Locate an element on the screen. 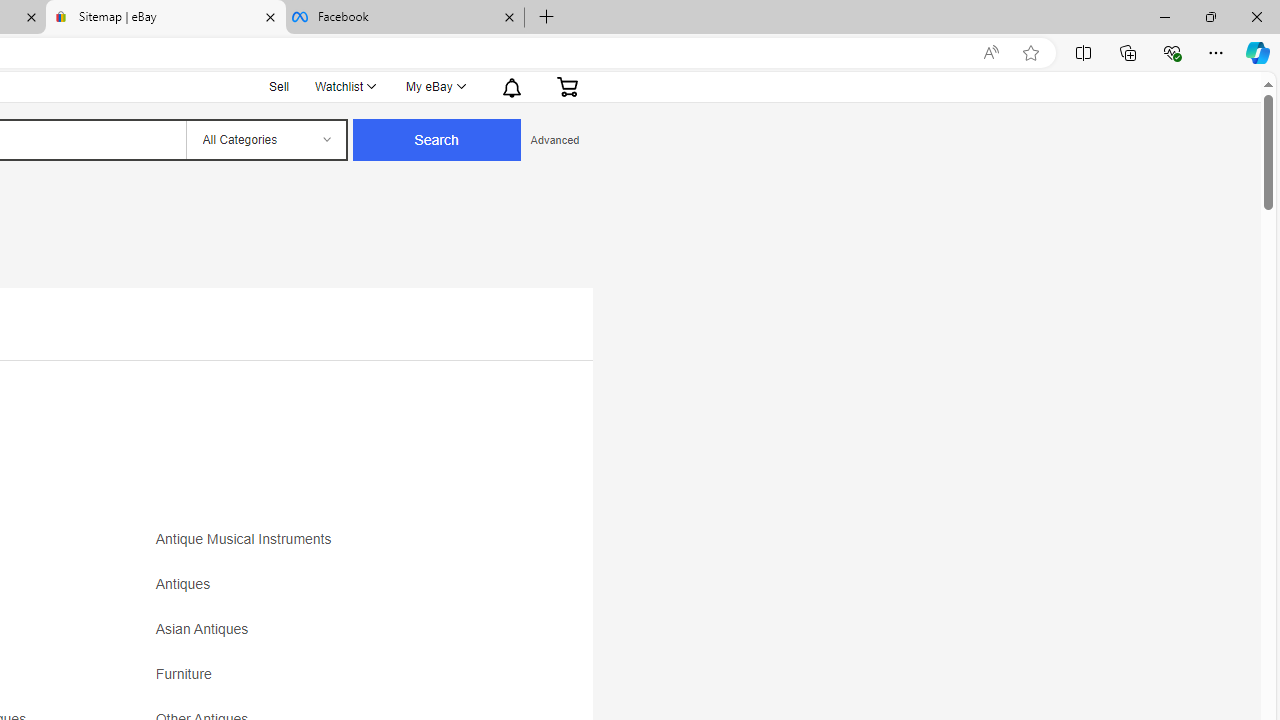 This screenshot has height=720, width=1280. 'New Tab' is located at coordinates (546, 17).